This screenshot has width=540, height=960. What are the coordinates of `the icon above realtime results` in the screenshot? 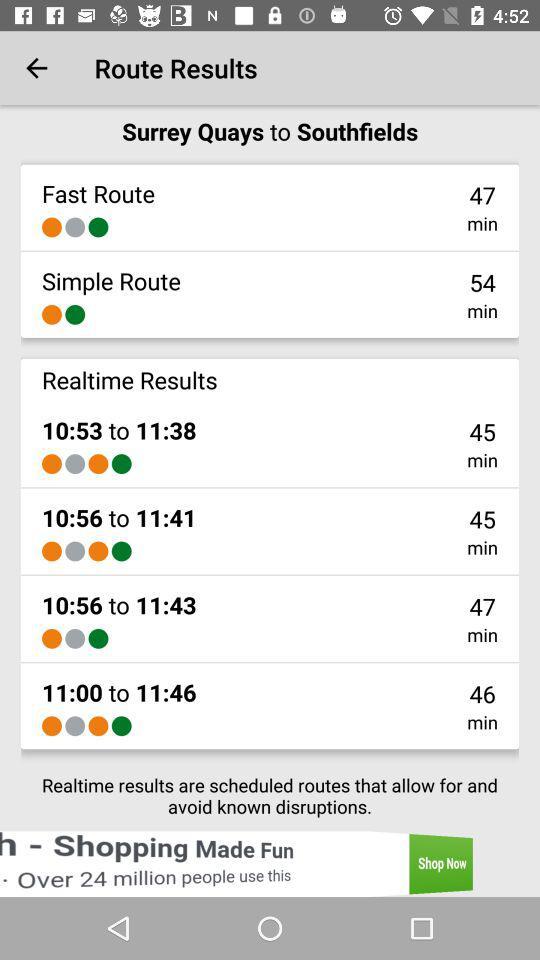 It's located at (51, 314).